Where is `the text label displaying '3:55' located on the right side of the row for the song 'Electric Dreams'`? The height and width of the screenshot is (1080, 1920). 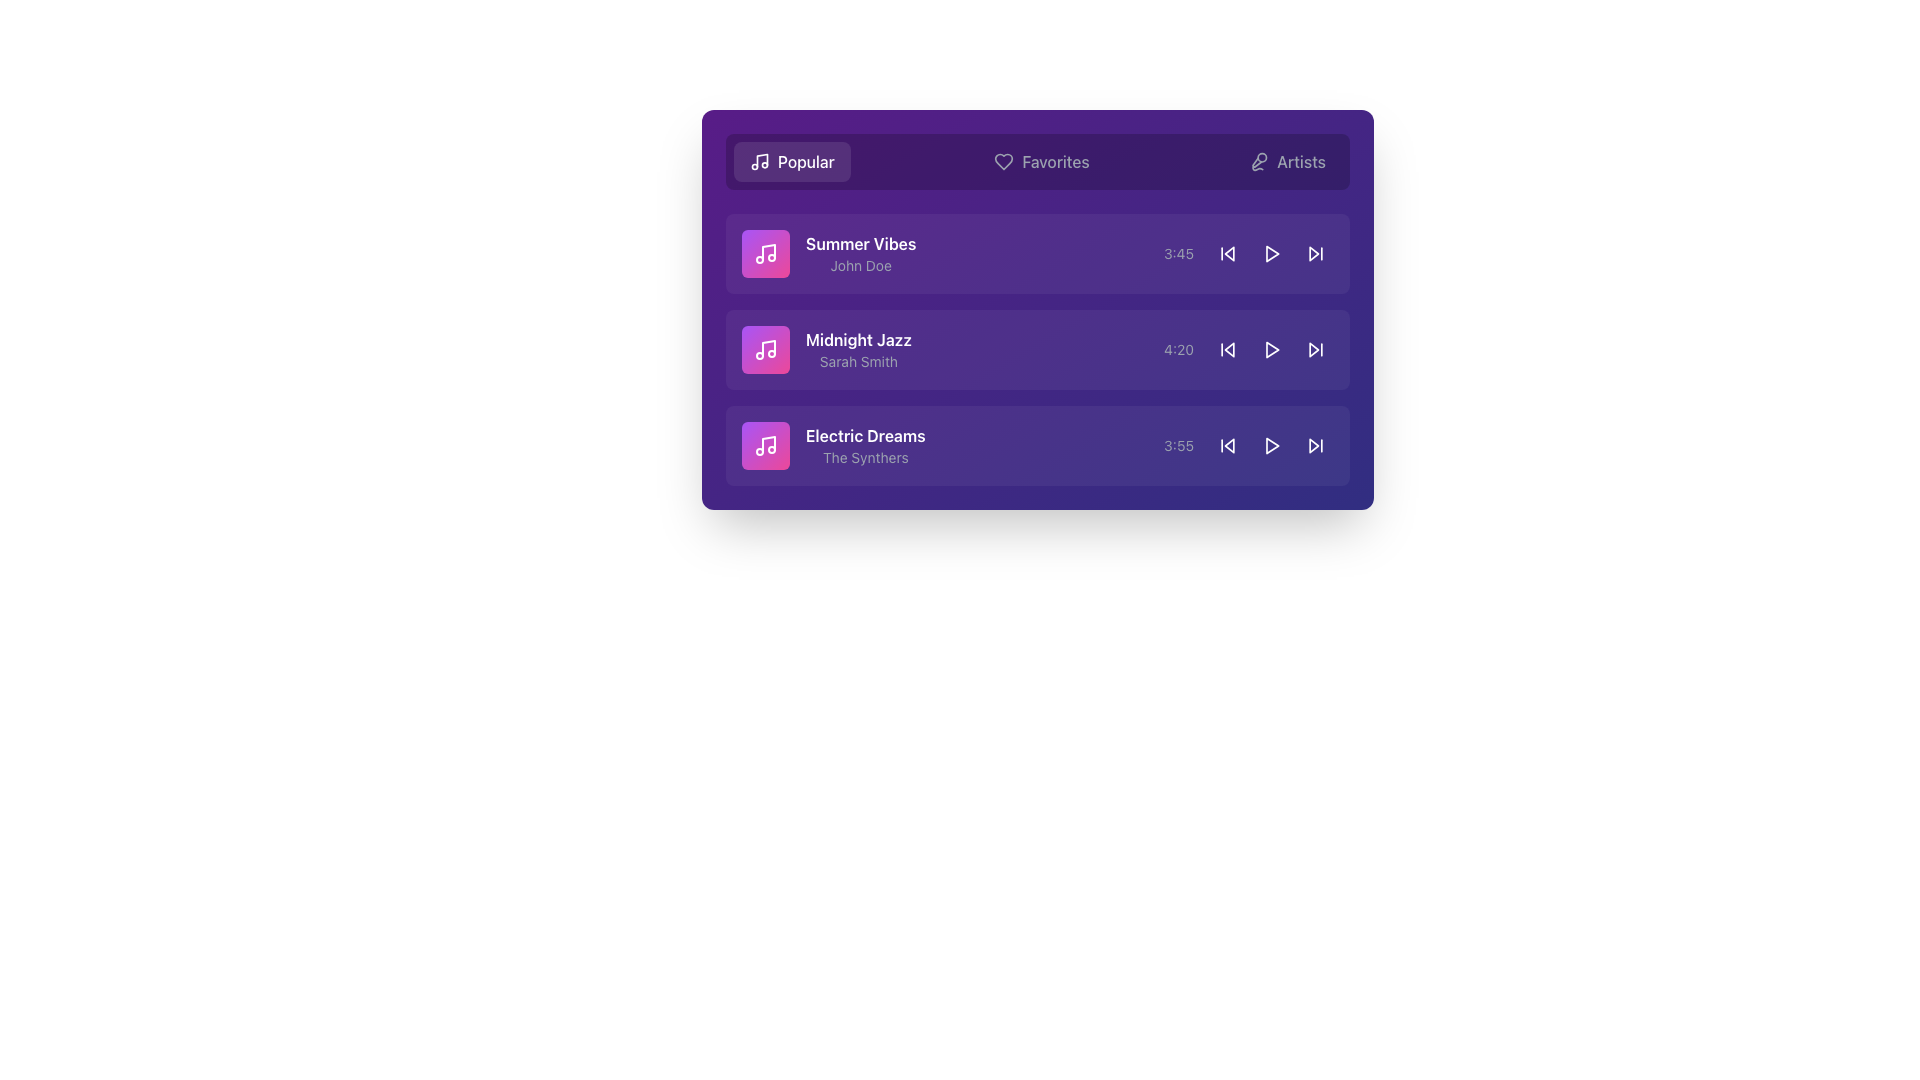 the text label displaying '3:55' located on the right side of the row for the song 'Electric Dreams' is located at coordinates (1179, 445).